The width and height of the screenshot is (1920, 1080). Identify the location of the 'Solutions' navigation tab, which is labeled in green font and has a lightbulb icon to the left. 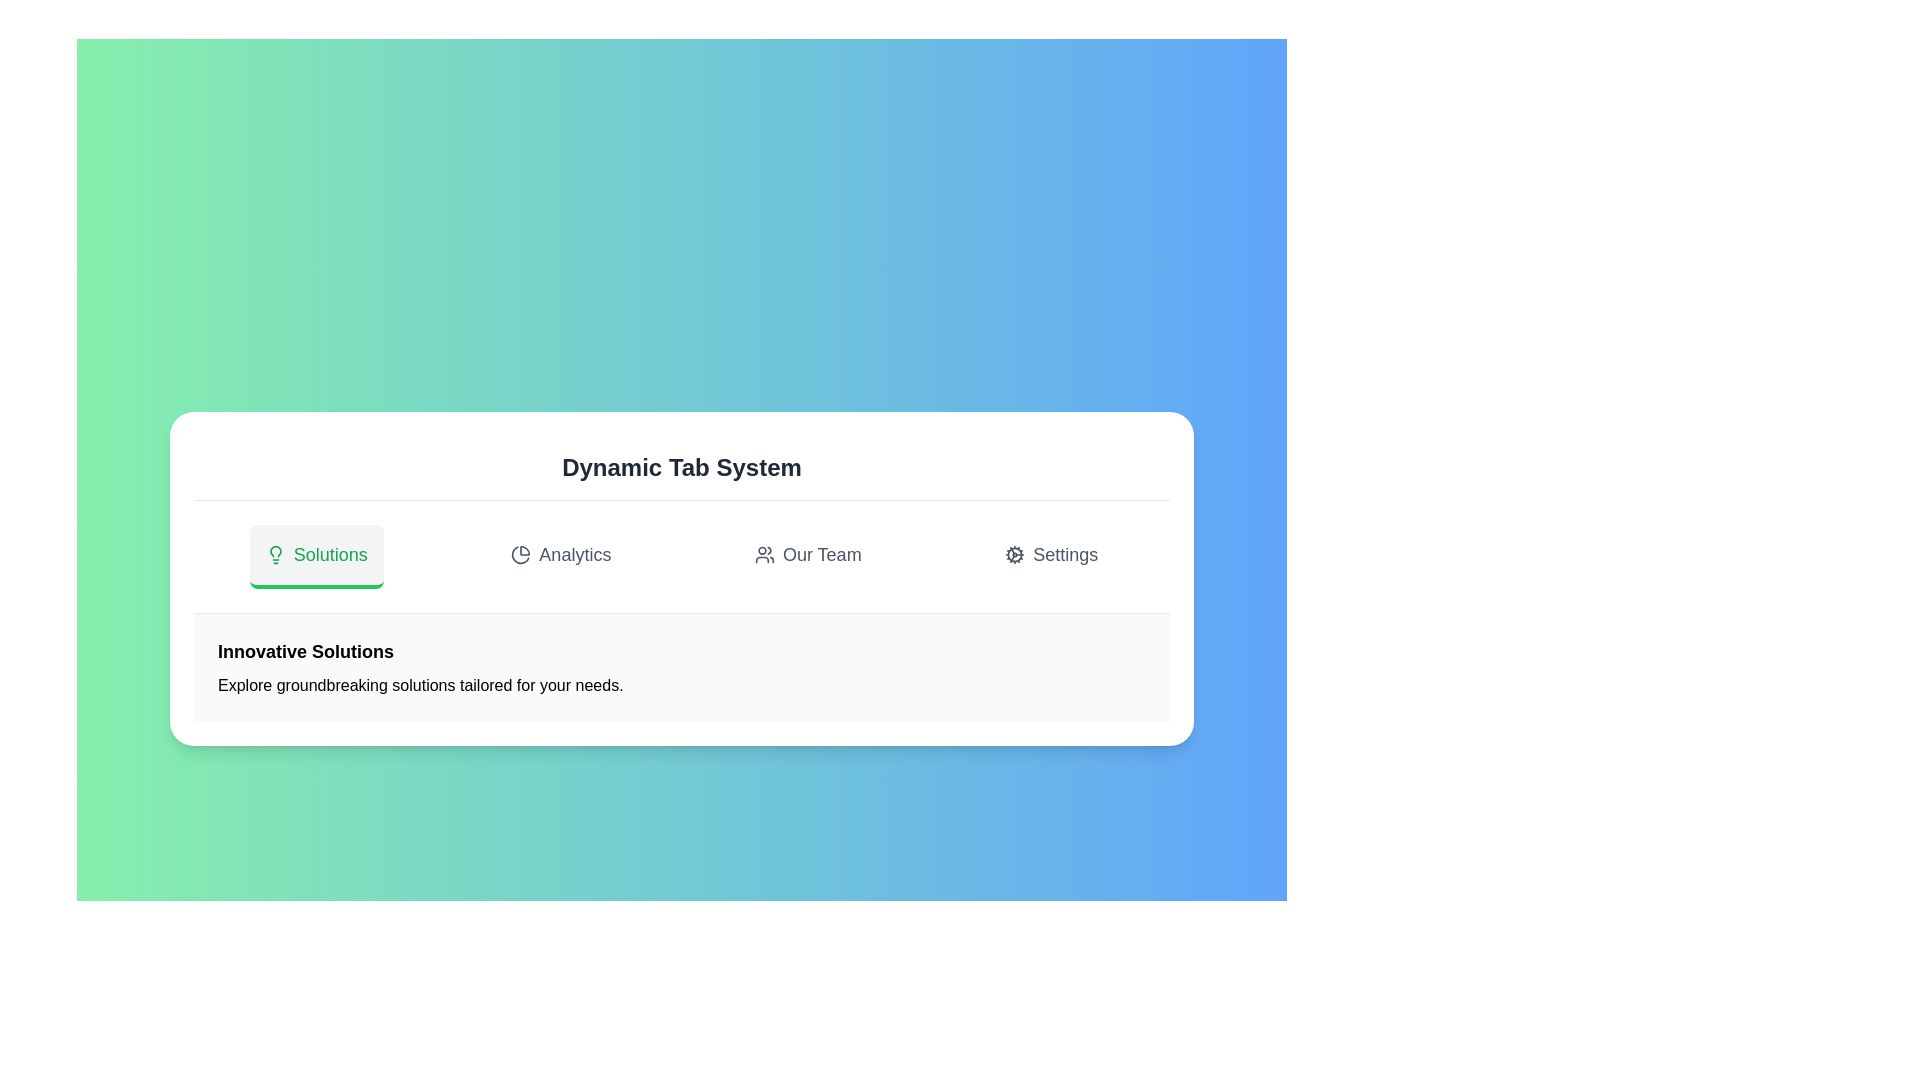
(315, 556).